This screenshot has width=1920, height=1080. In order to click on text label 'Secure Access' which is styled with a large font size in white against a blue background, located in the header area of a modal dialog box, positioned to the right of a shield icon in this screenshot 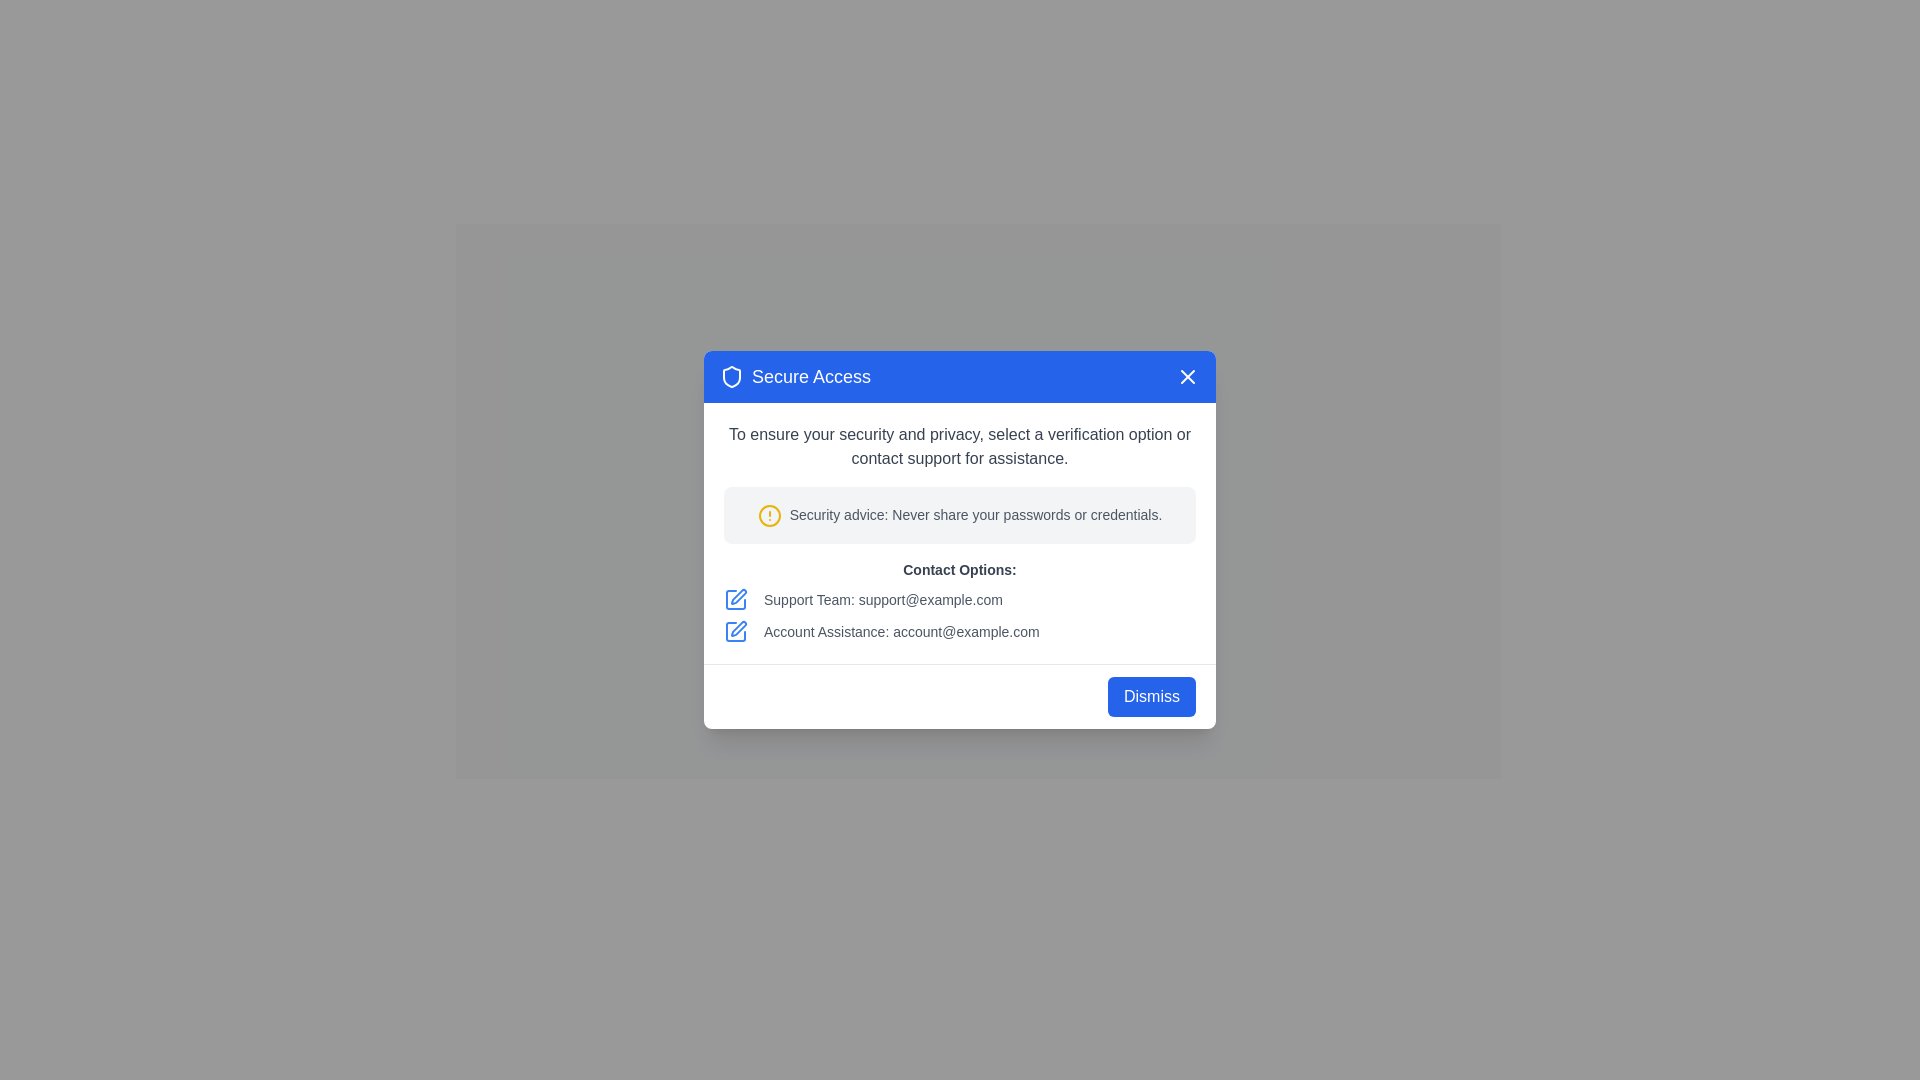, I will do `click(811, 377)`.